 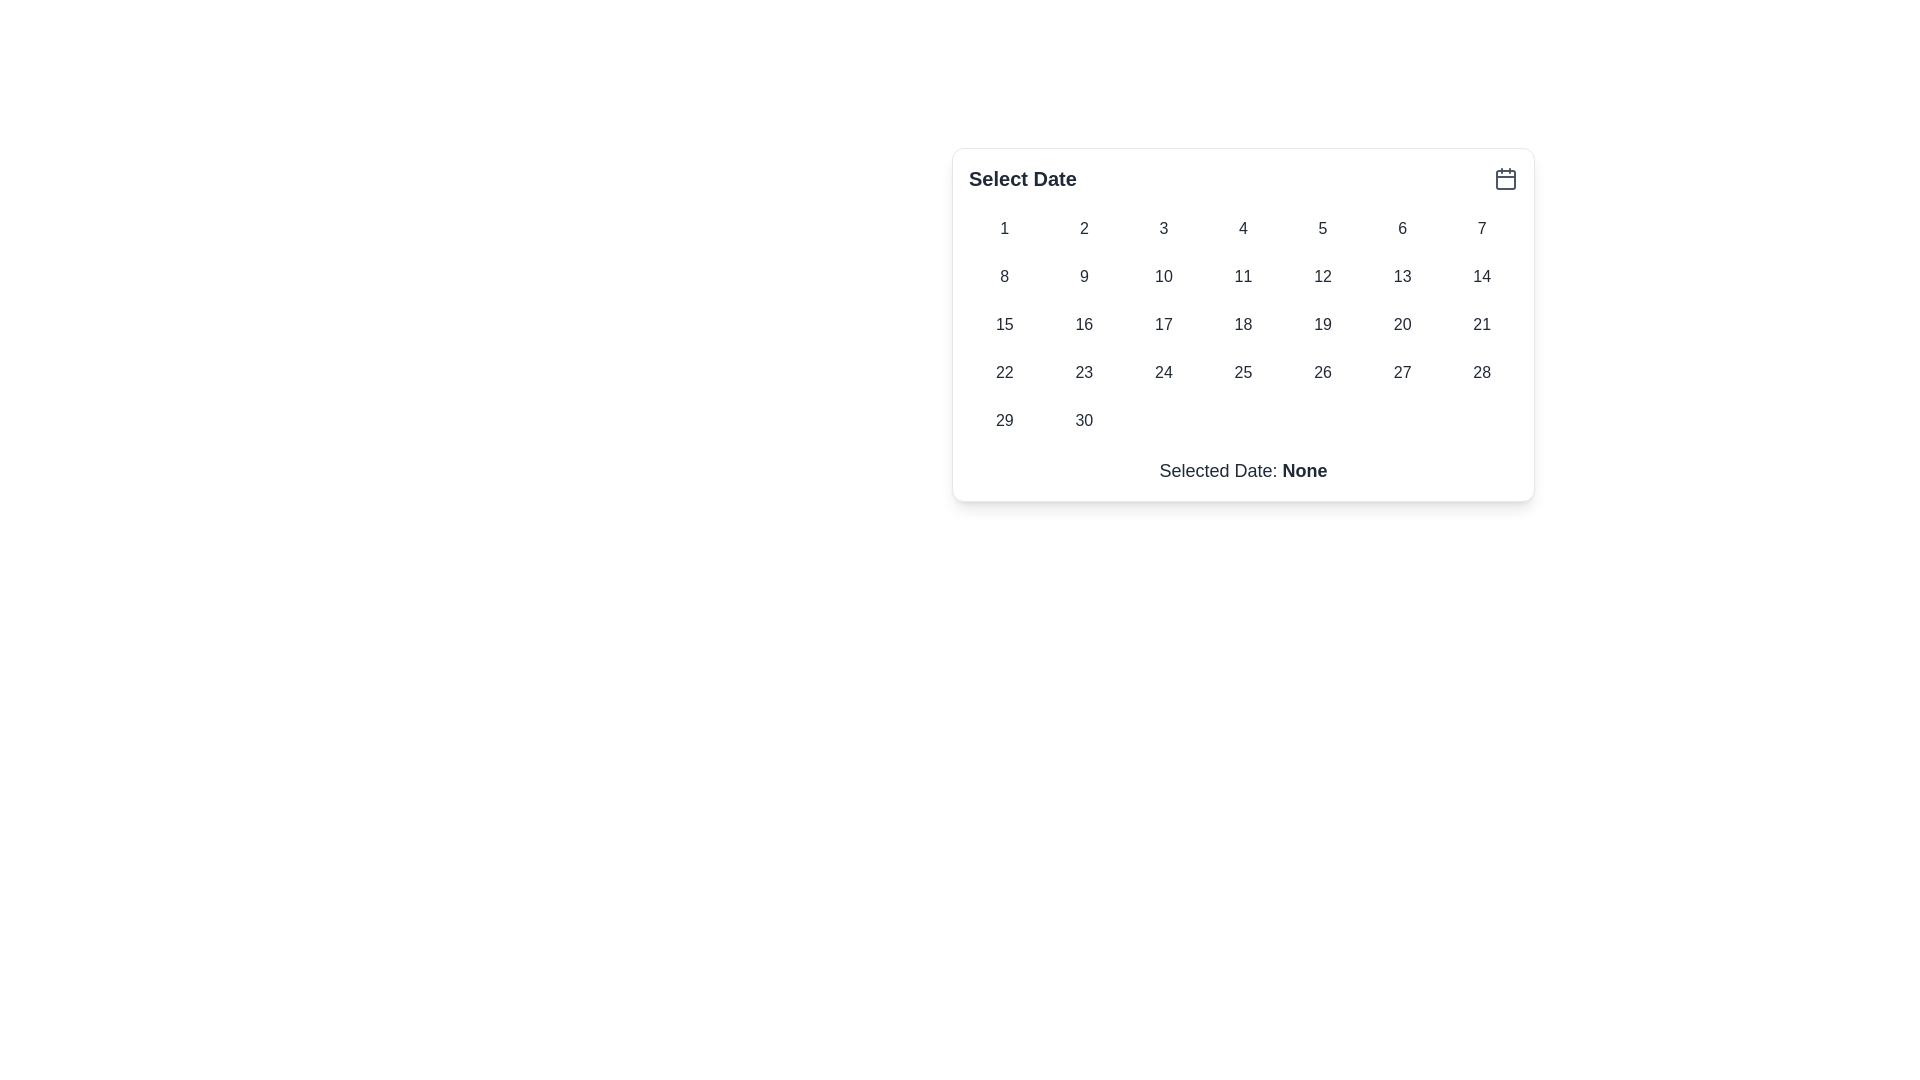 What do you see at coordinates (1401, 373) in the screenshot?
I see `the button in the calendar grid that allows the user to select the date 27, located in the seventh column of the fourth row under the 'Select Date' header` at bounding box center [1401, 373].